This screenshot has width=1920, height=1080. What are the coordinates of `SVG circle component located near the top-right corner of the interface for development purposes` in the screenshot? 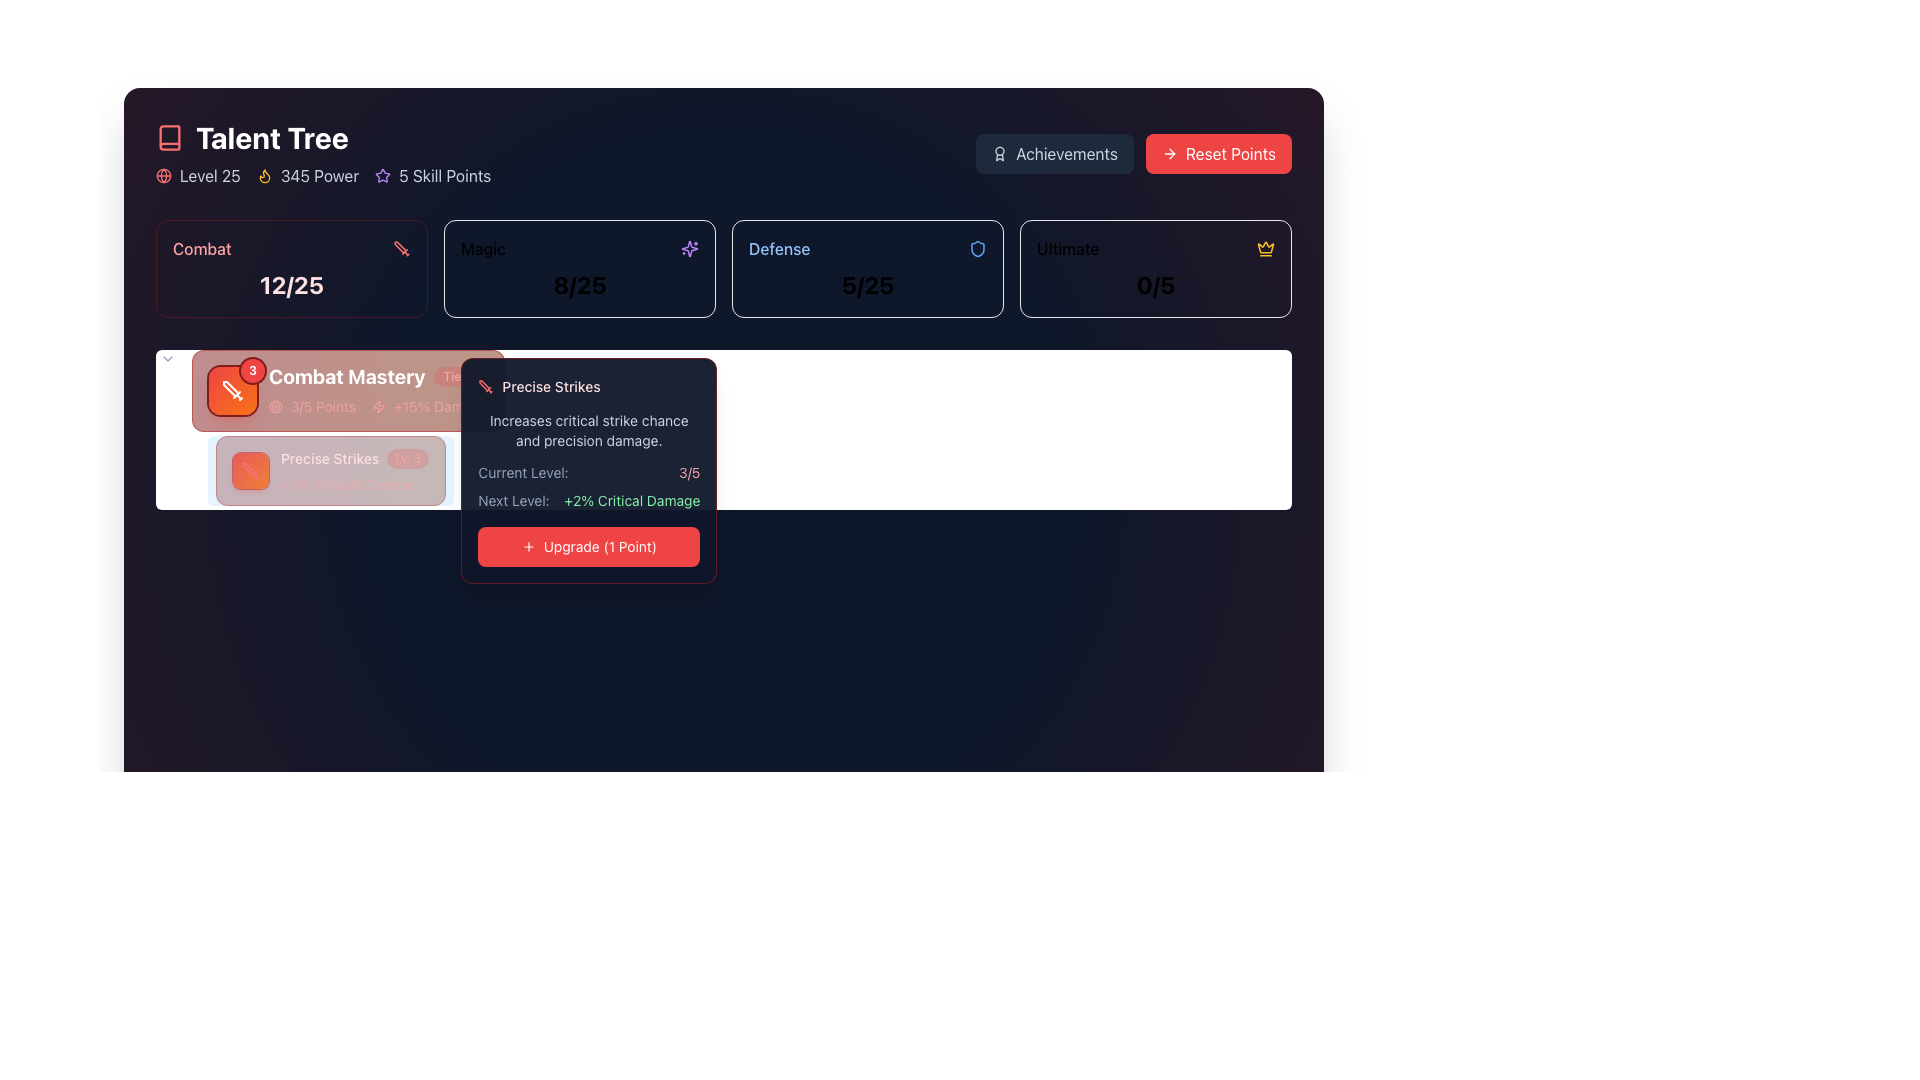 It's located at (1311, 319).